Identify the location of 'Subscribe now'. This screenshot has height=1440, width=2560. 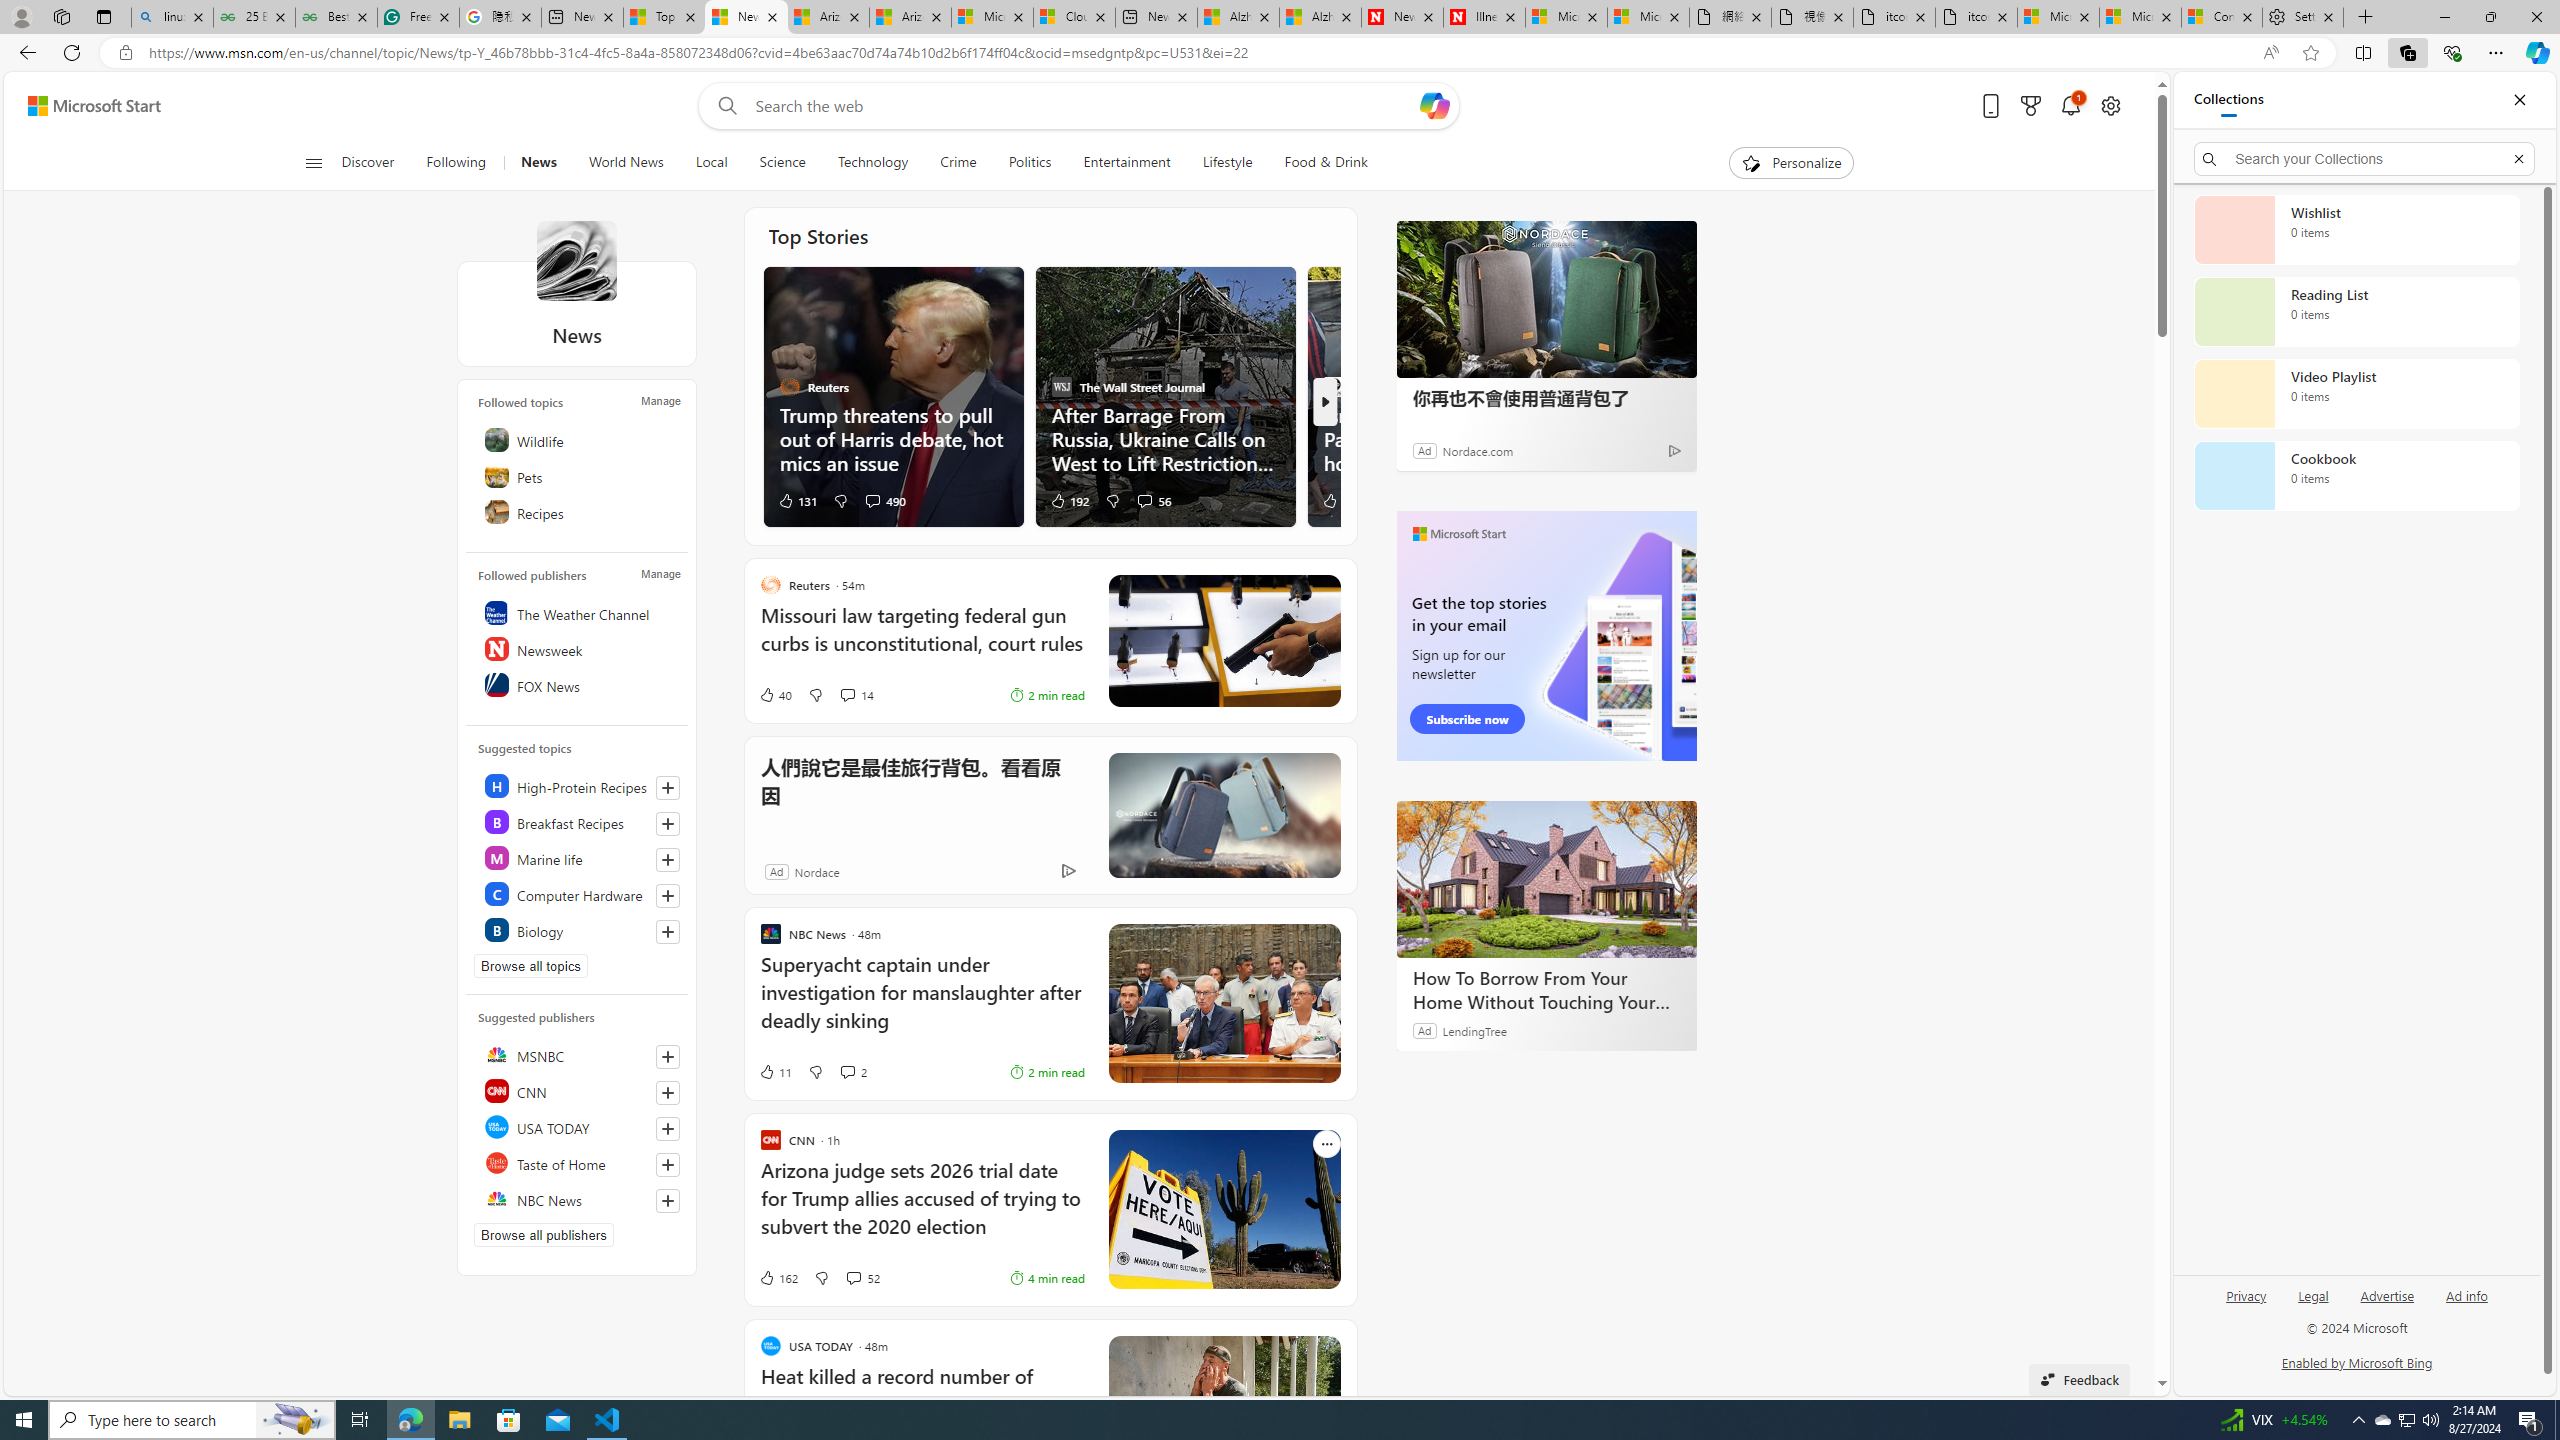
(1467, 719).